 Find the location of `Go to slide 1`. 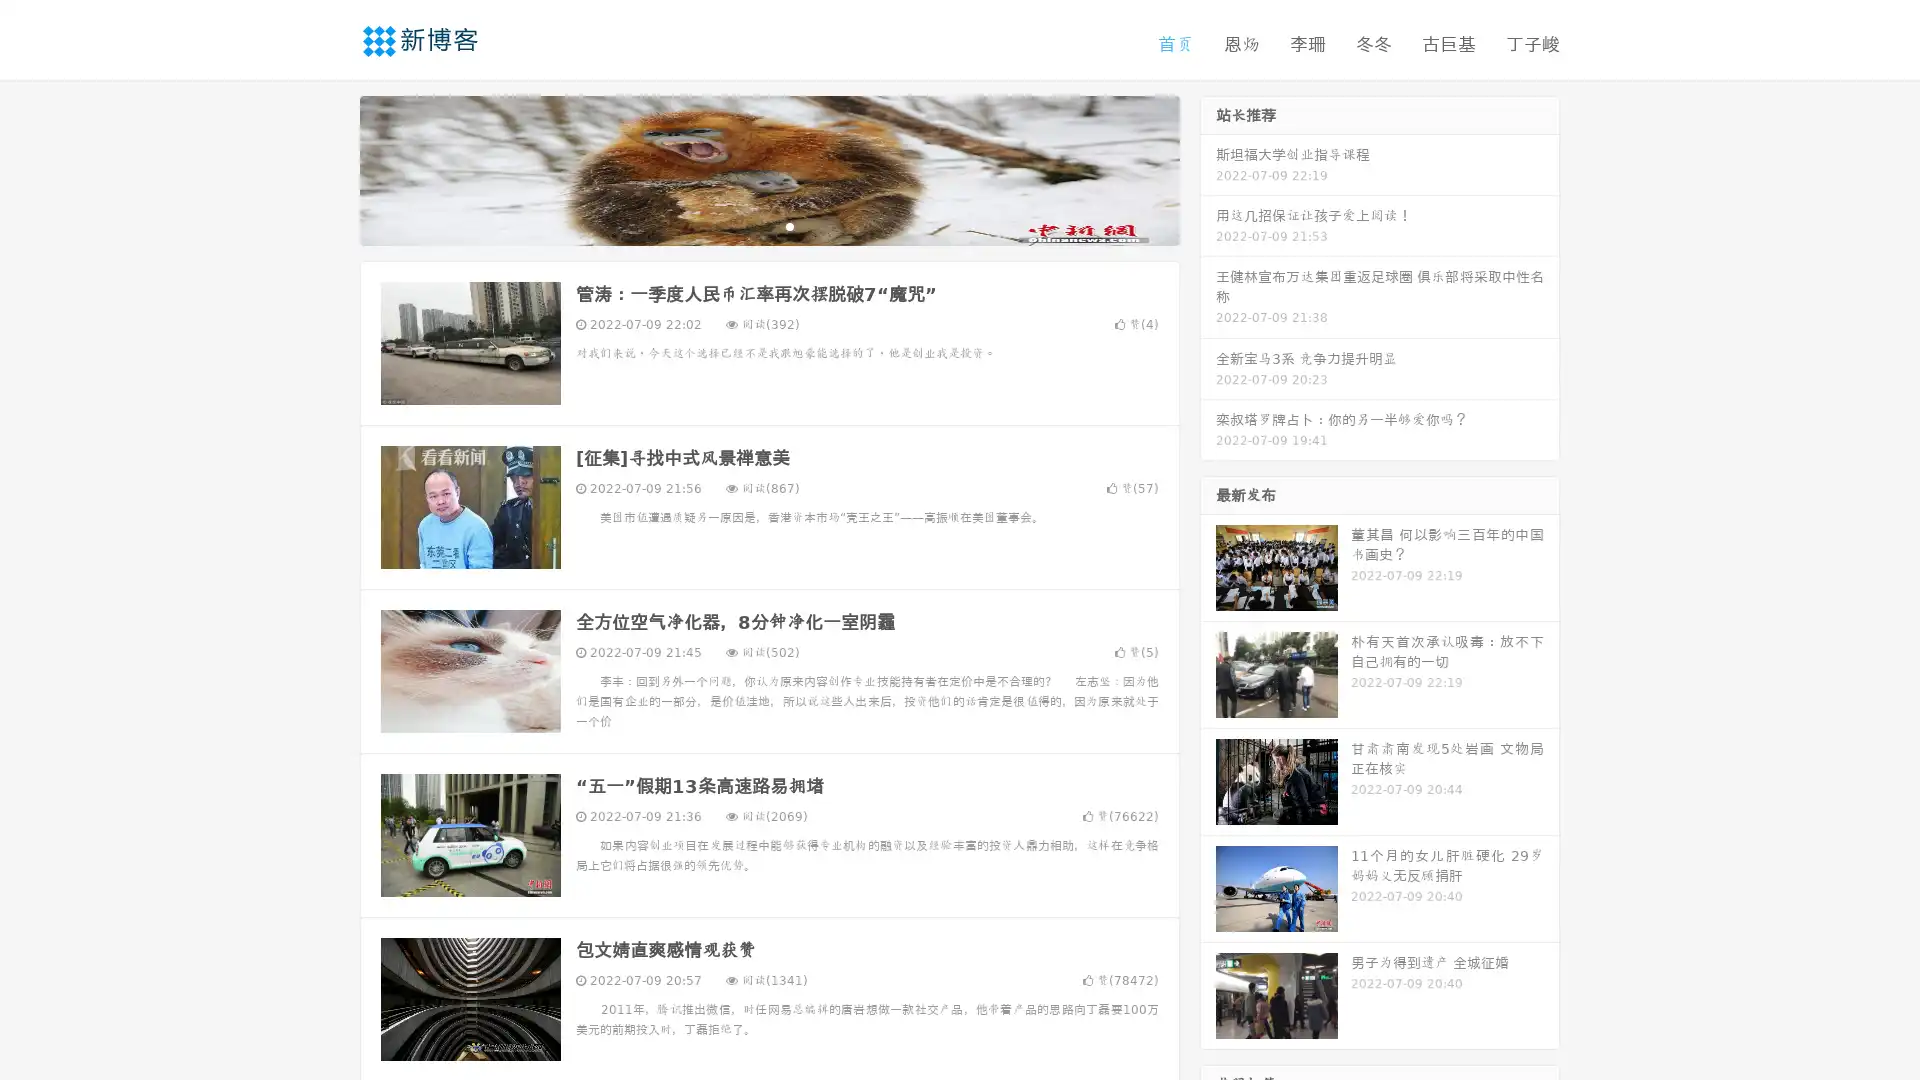

Go to slide 1 is located at coordinates (748, 225).